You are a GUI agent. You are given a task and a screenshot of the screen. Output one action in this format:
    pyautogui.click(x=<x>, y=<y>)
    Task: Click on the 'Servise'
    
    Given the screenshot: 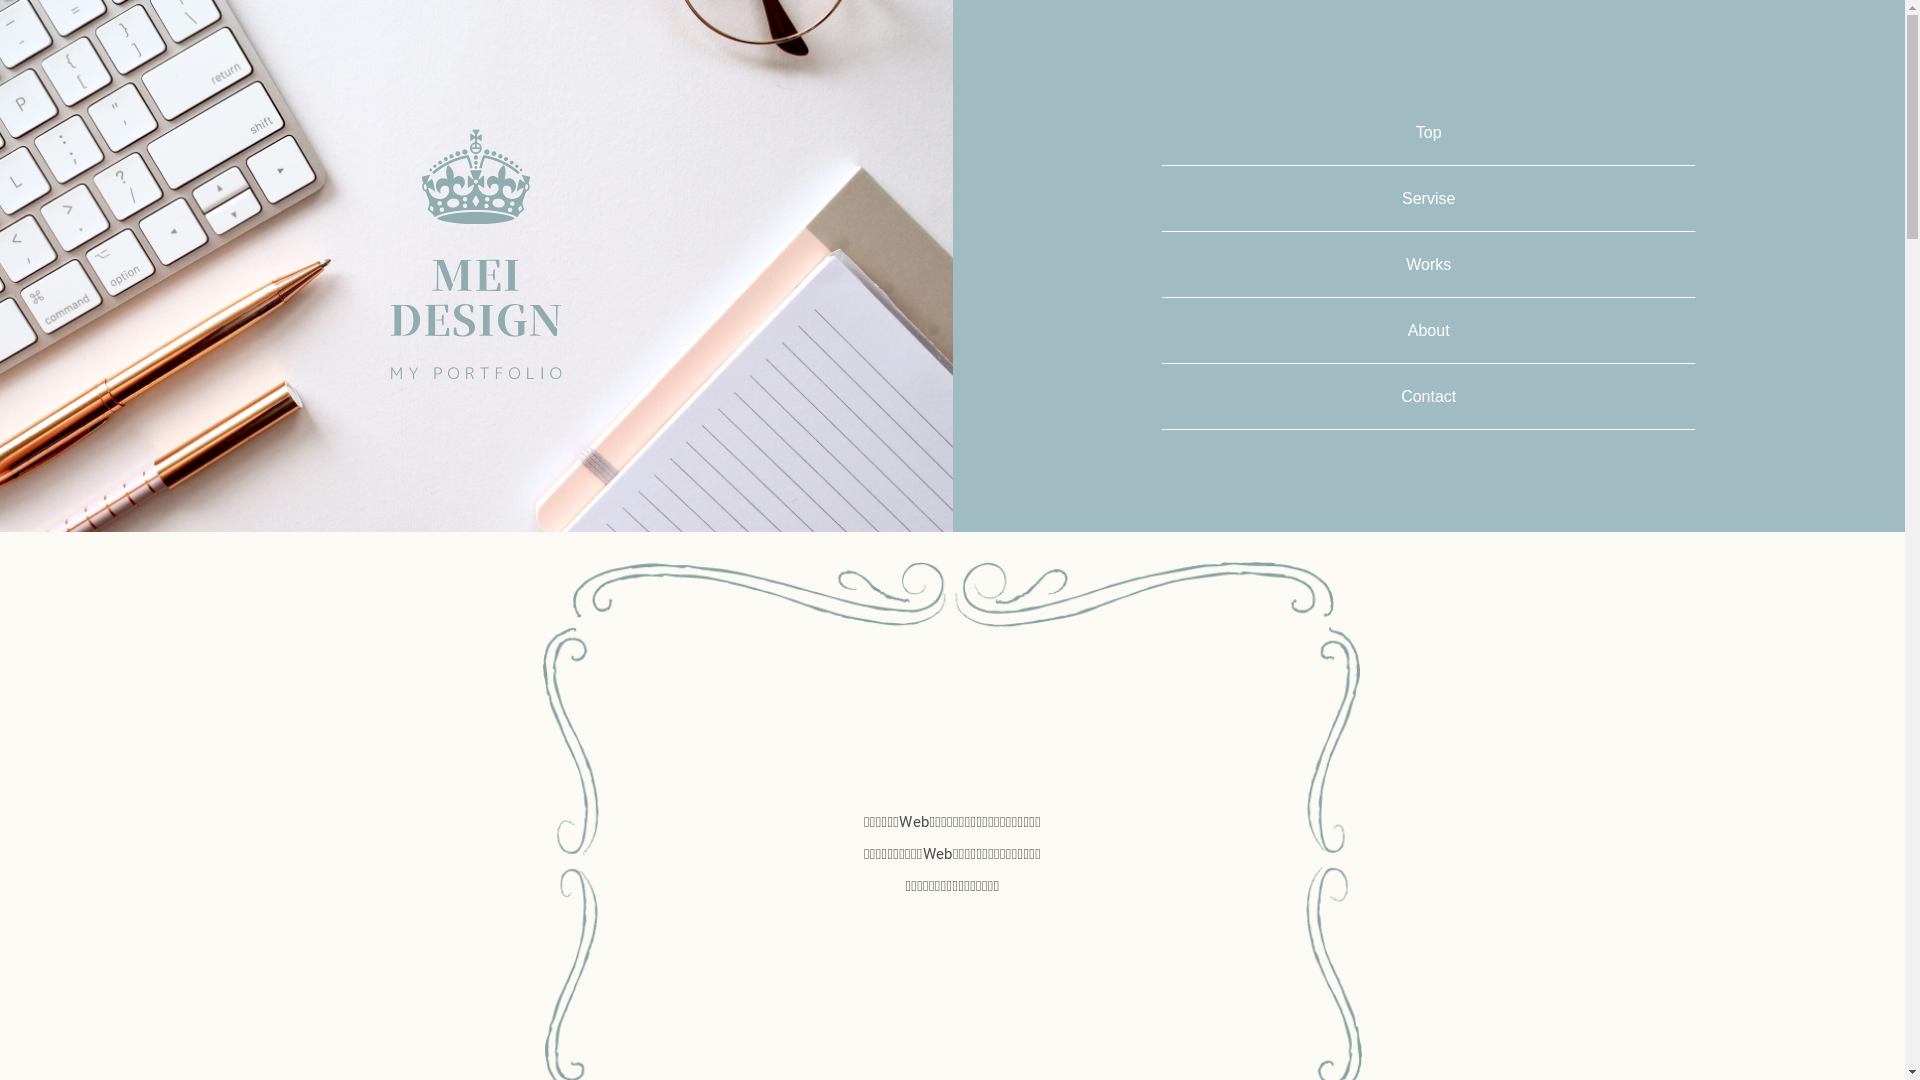 What is the action you would take?
    pyautogui.click(x=1427, y=198)
    